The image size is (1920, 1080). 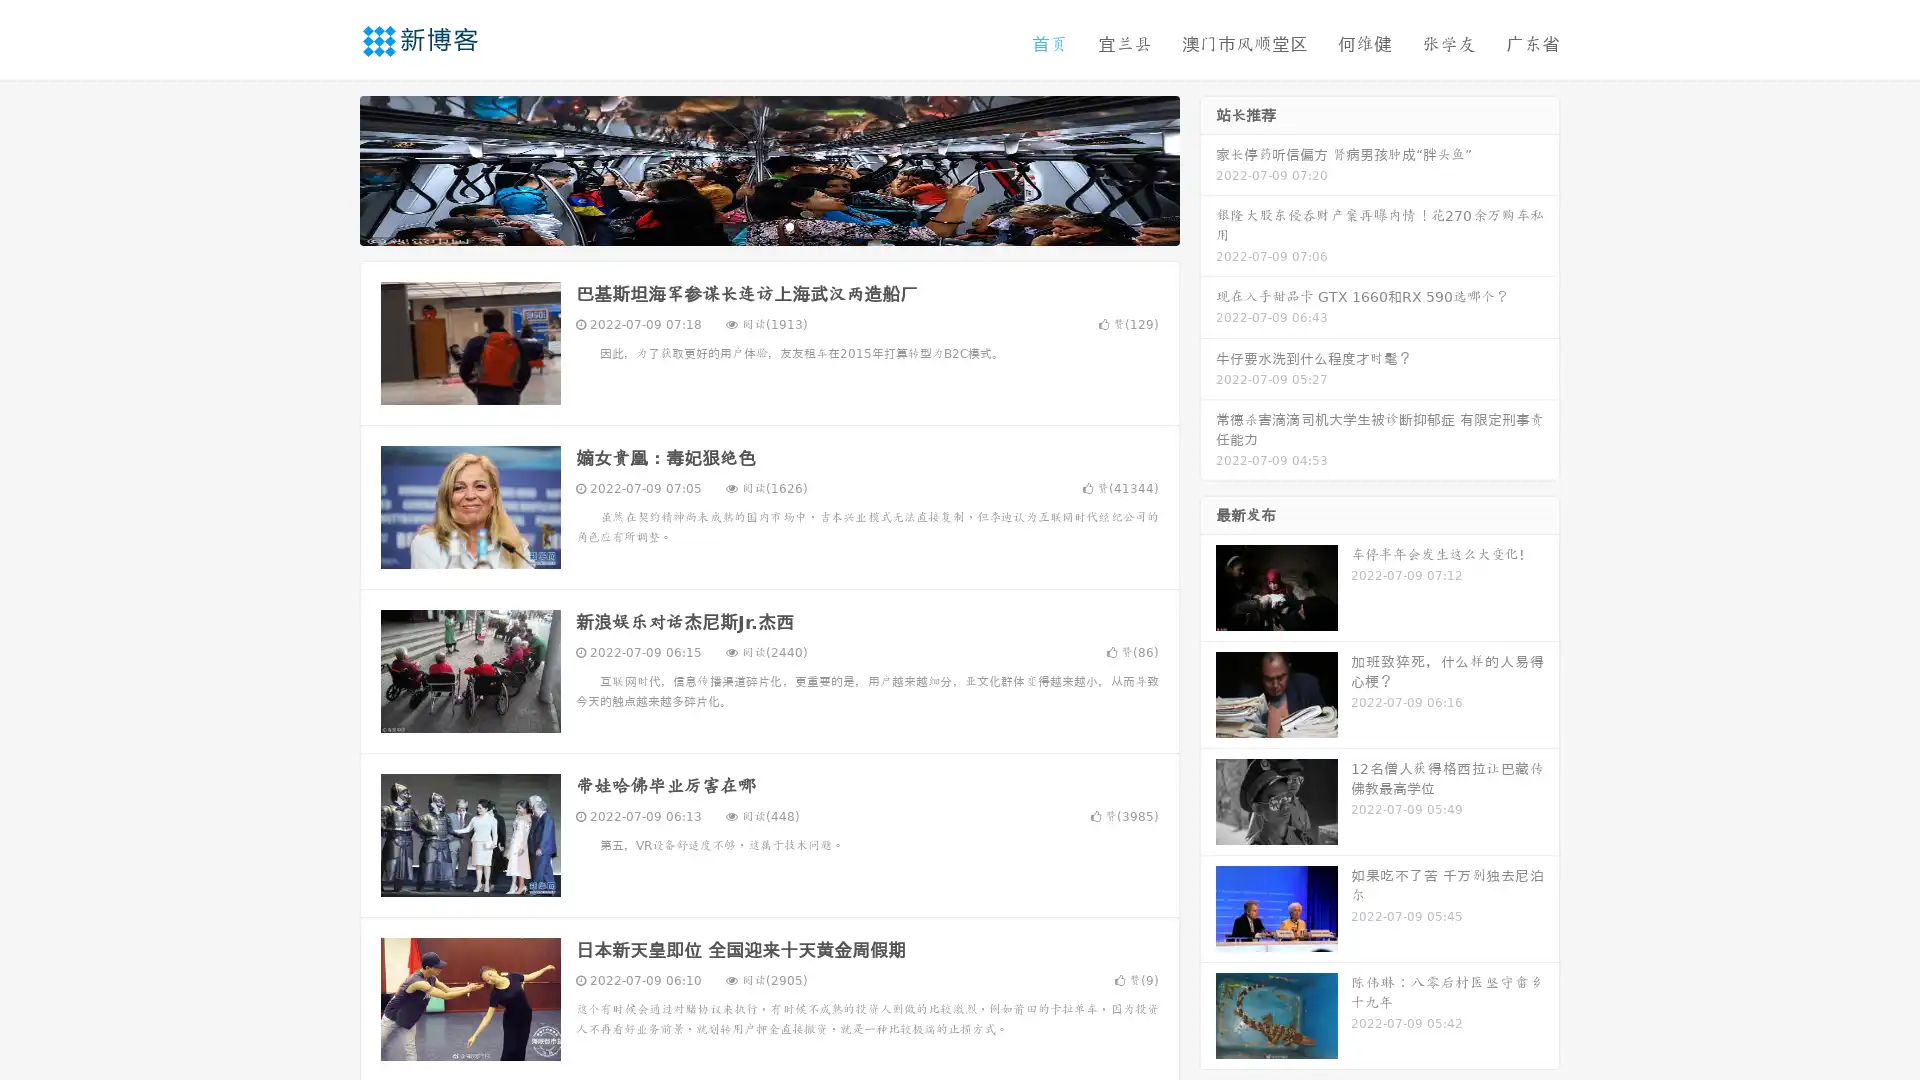 What do you see at coordinates (789, 225) in the screenshot?
I see `Go to slide 3` at bounding box center [789, 225].